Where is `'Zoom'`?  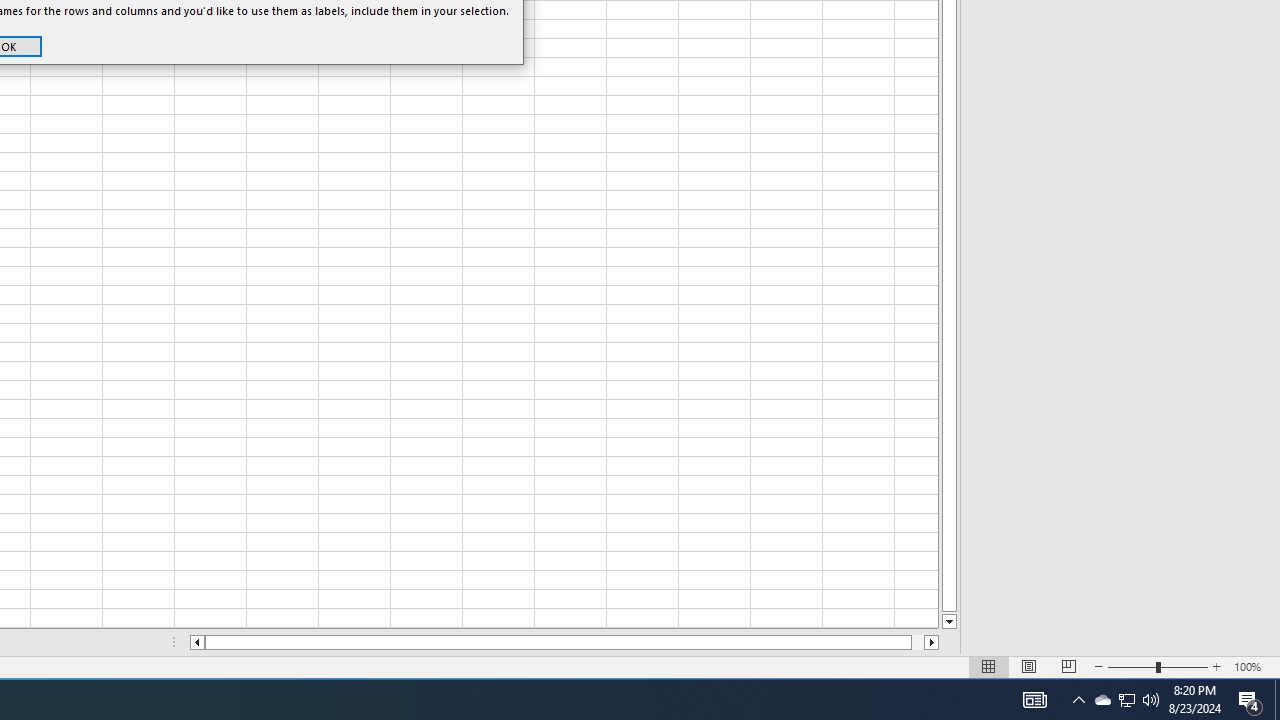 'Zoom' is located at coordinates (1158, 667).